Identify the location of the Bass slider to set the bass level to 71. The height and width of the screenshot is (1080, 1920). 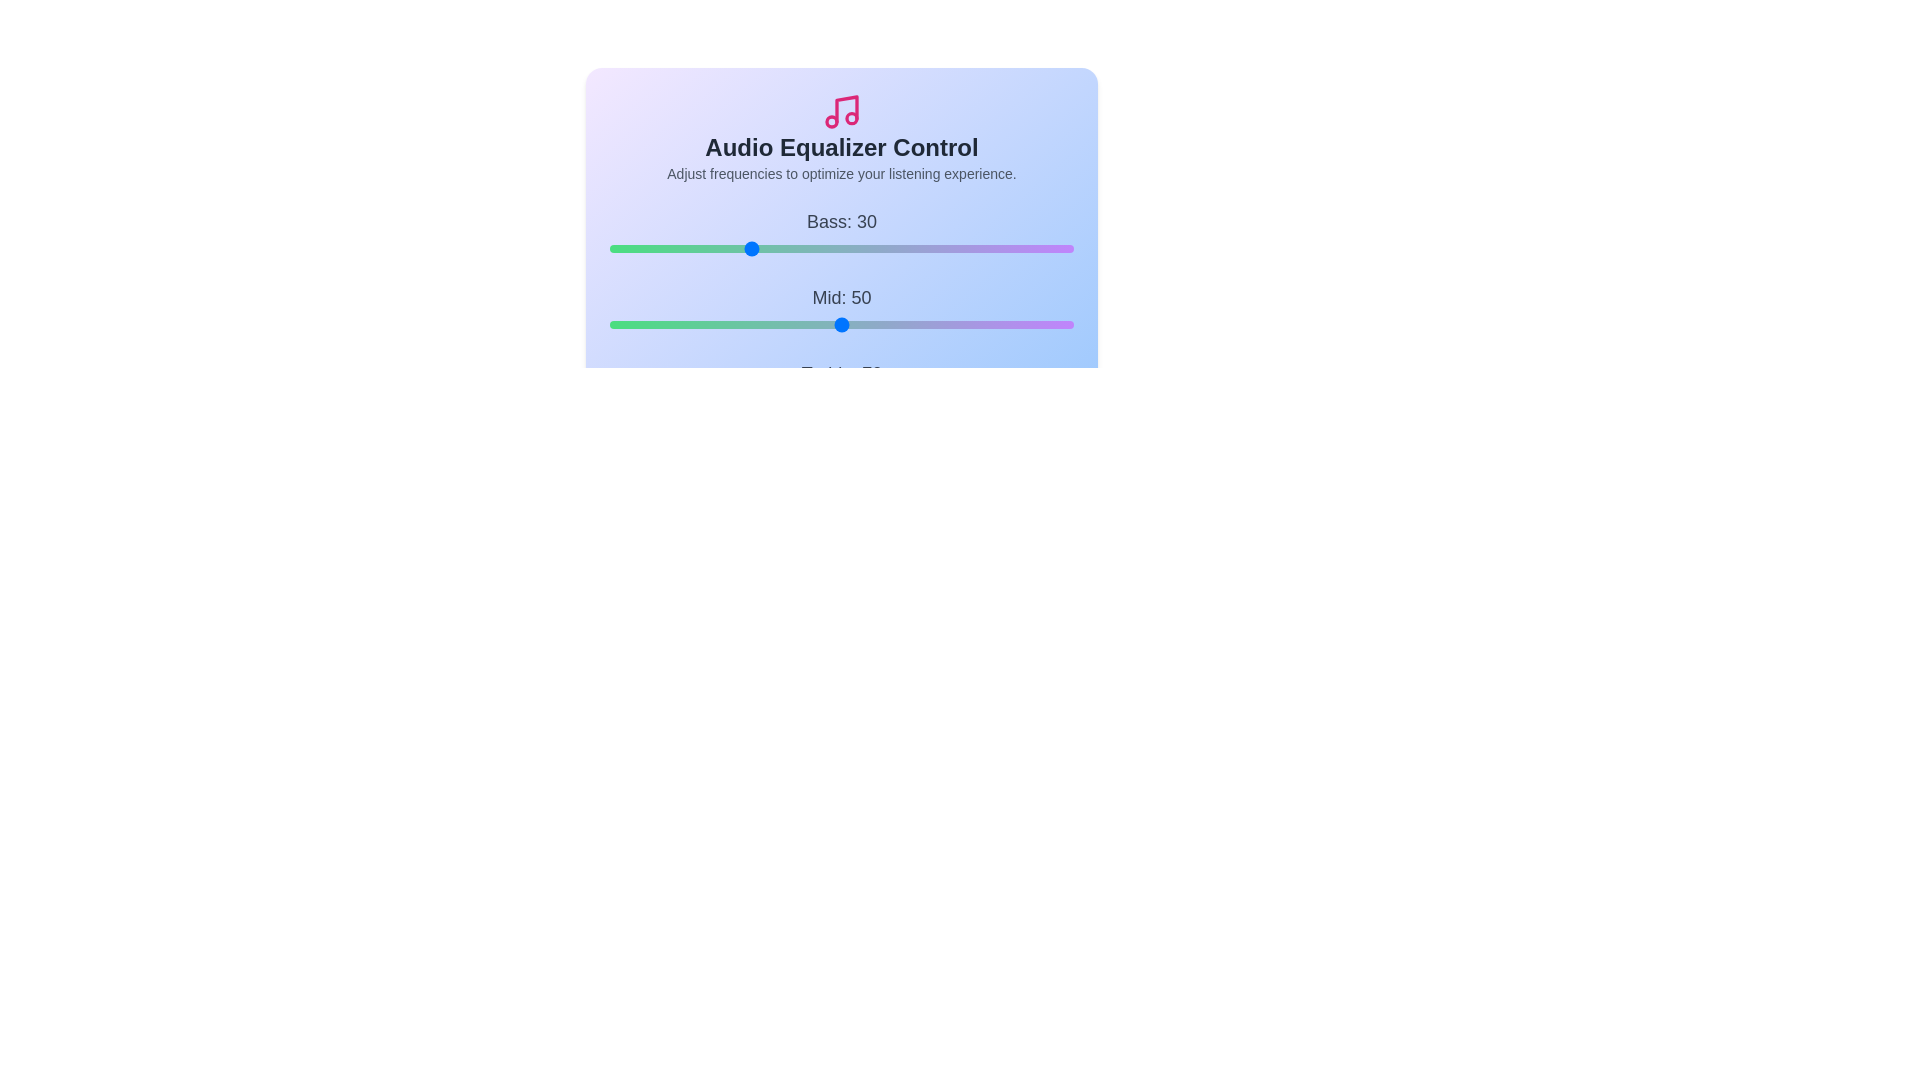
(938, 248).